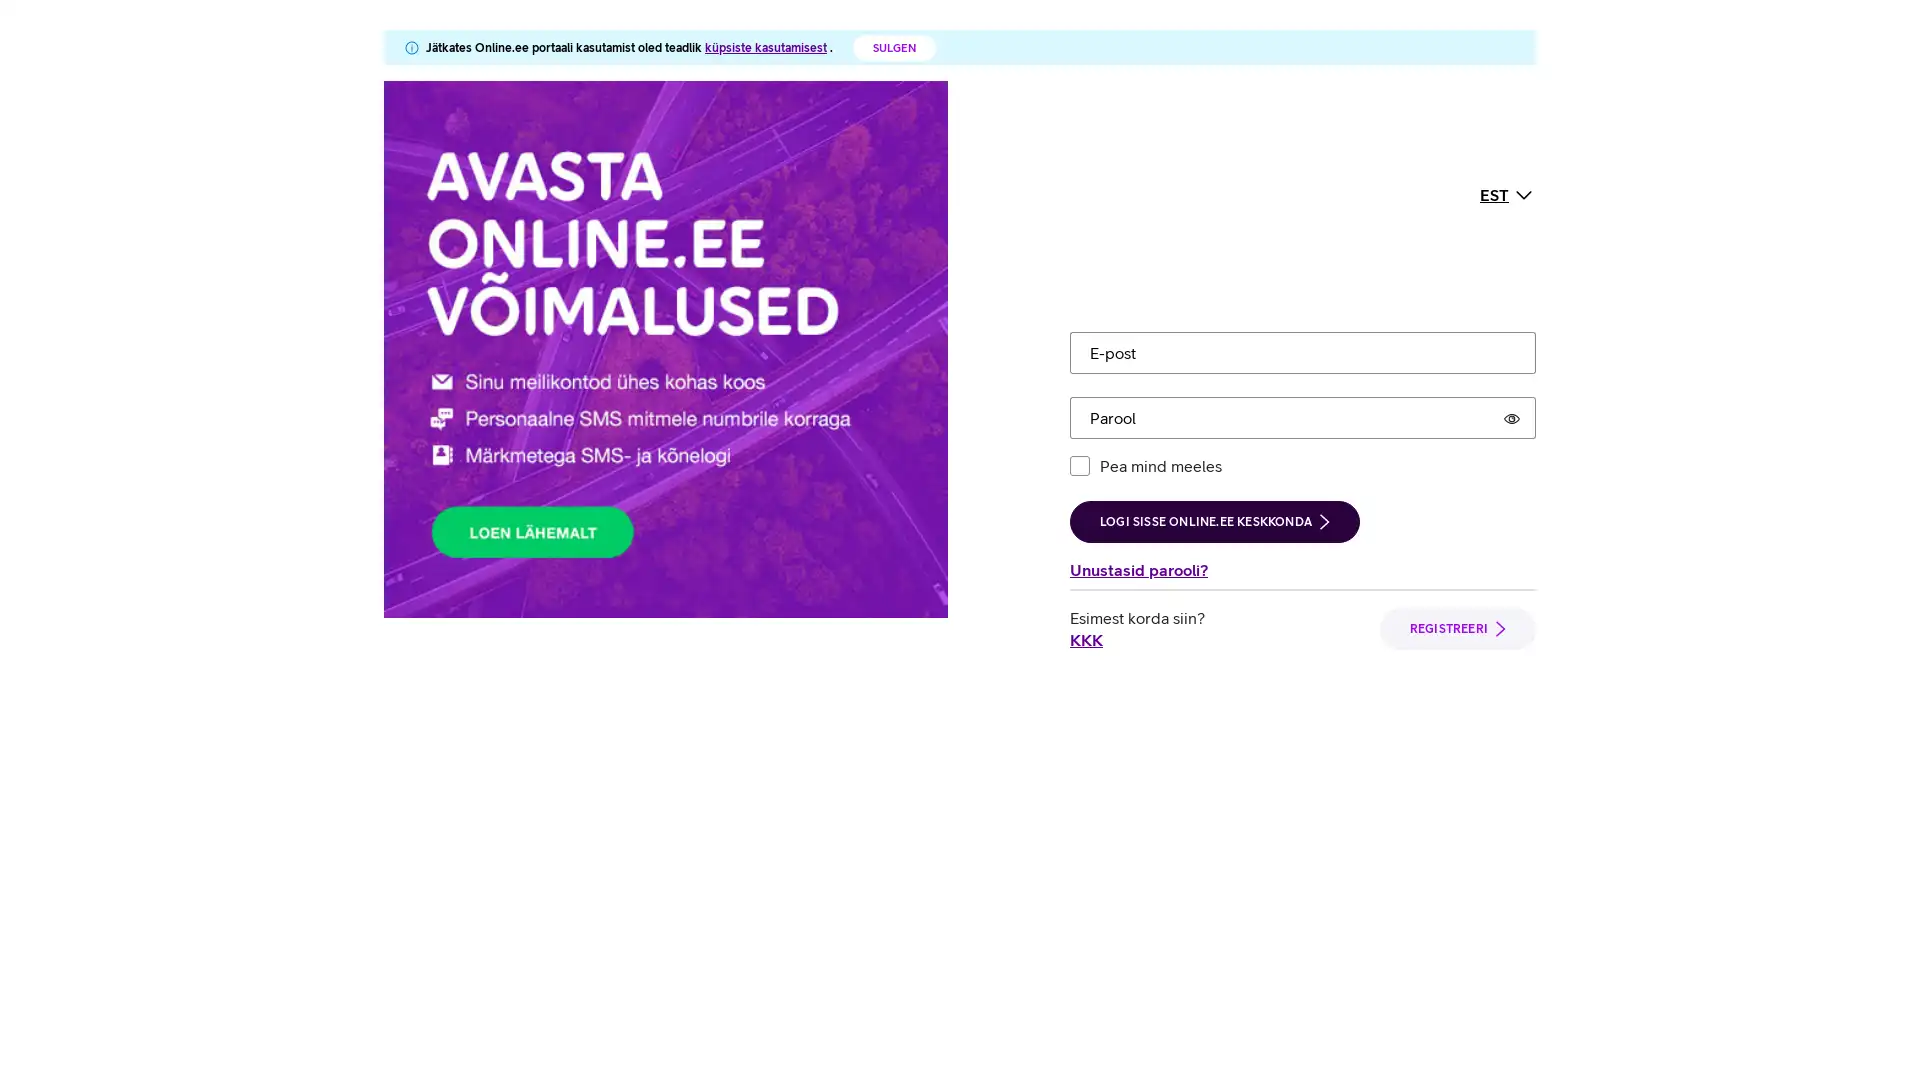 The width and height of the screenshot is (1920, 1080). What do you see at coordinates (1507, 100) in the screenshot?
I see `EST` at bounding box center [1507, 100].